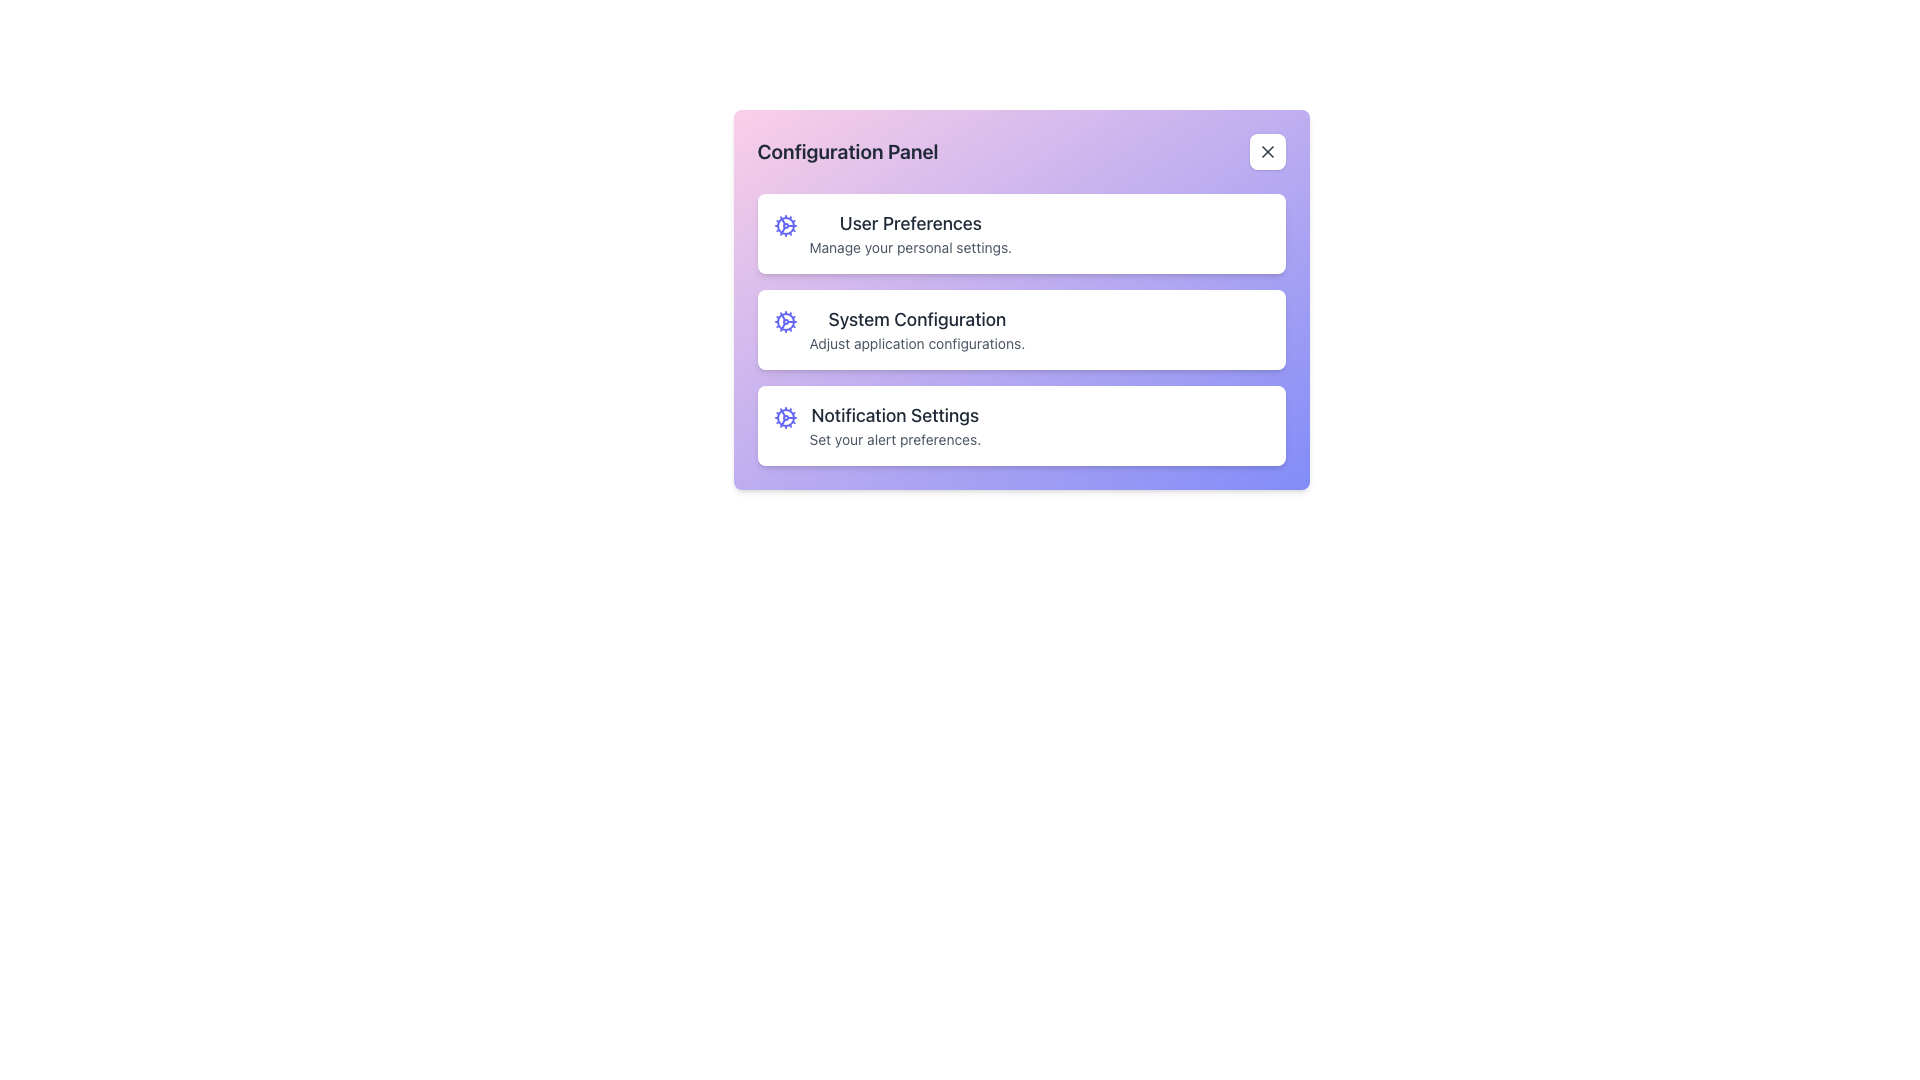  Describe the element at coordinates (784, 320) in the screenshot. I see `the cog icon located beside the 'System Configuration' text, which is the second entry in the list of configuration options` at that location.